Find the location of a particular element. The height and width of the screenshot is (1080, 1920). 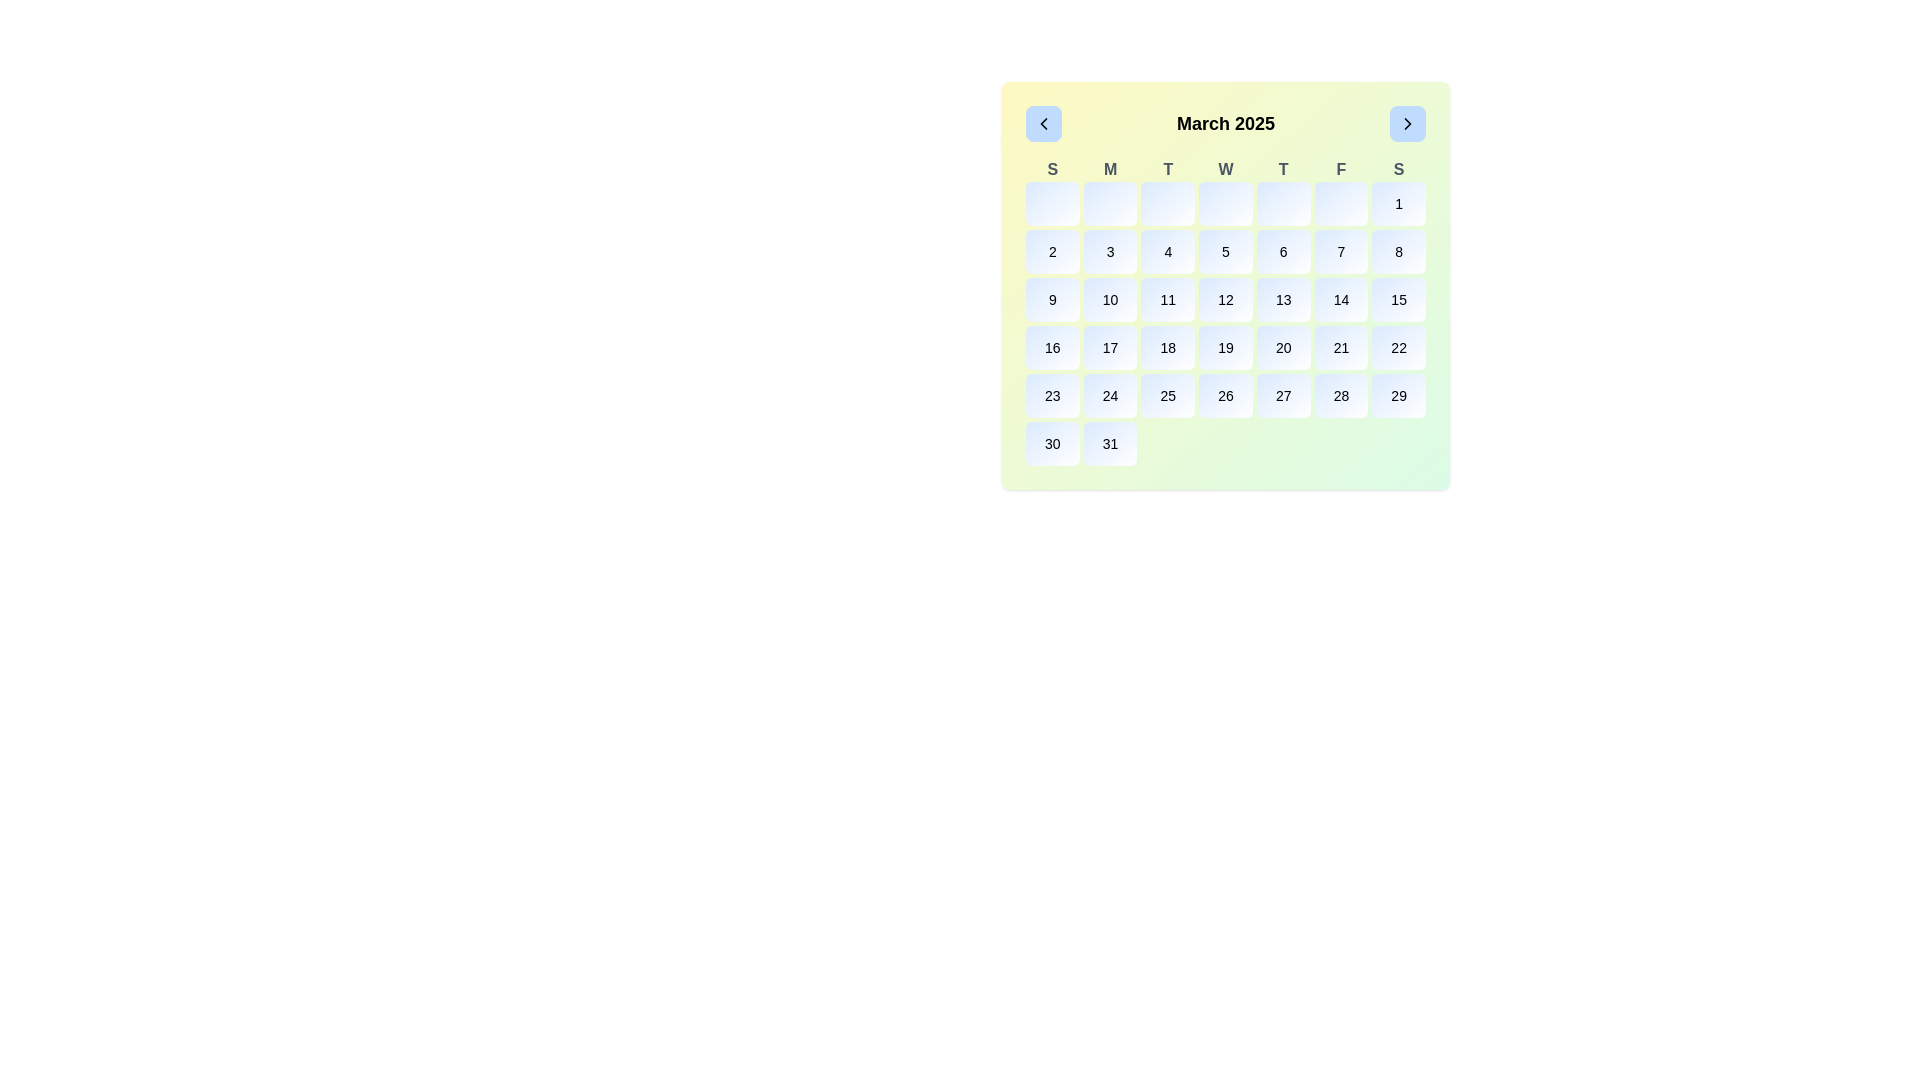

the static text label 'M' in the second column of the calendar's header, which is light gray and positioned between 'S' and 'T' is located at coordinates (1109, 168).